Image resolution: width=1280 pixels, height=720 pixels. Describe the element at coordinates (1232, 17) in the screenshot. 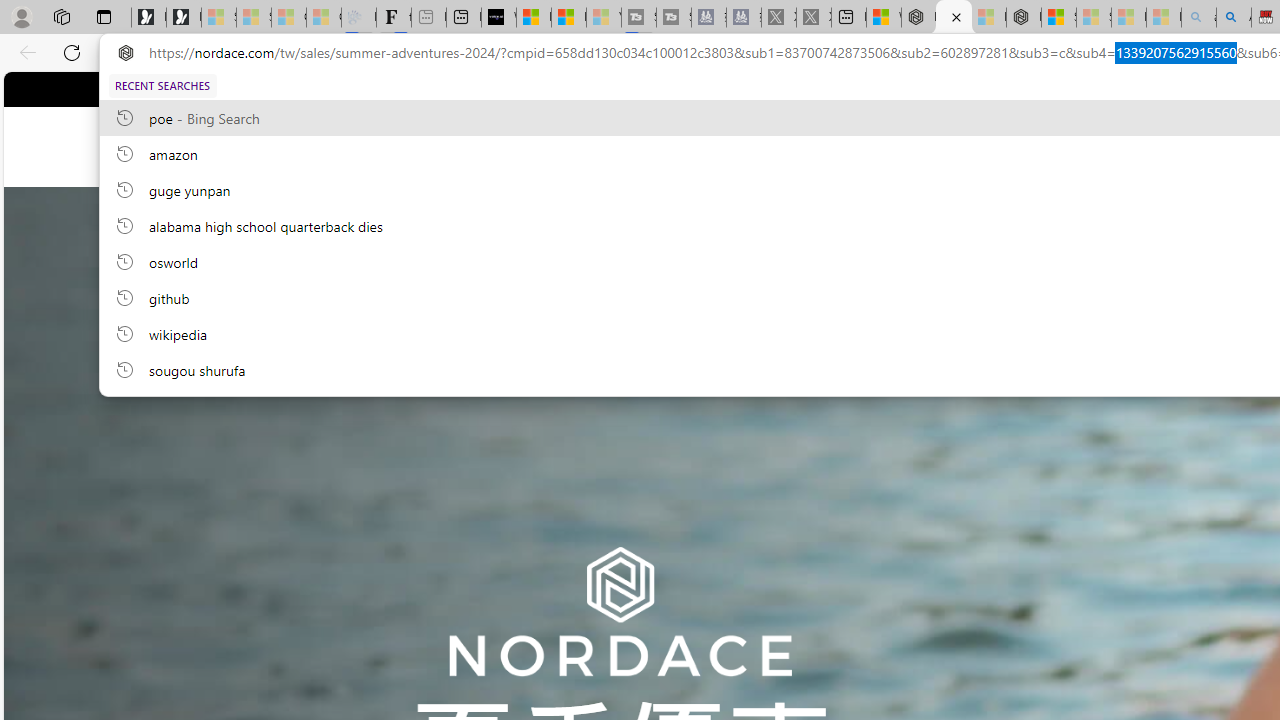

I see `'Amazon Echo Dot PNG - Search Images'` at that location.